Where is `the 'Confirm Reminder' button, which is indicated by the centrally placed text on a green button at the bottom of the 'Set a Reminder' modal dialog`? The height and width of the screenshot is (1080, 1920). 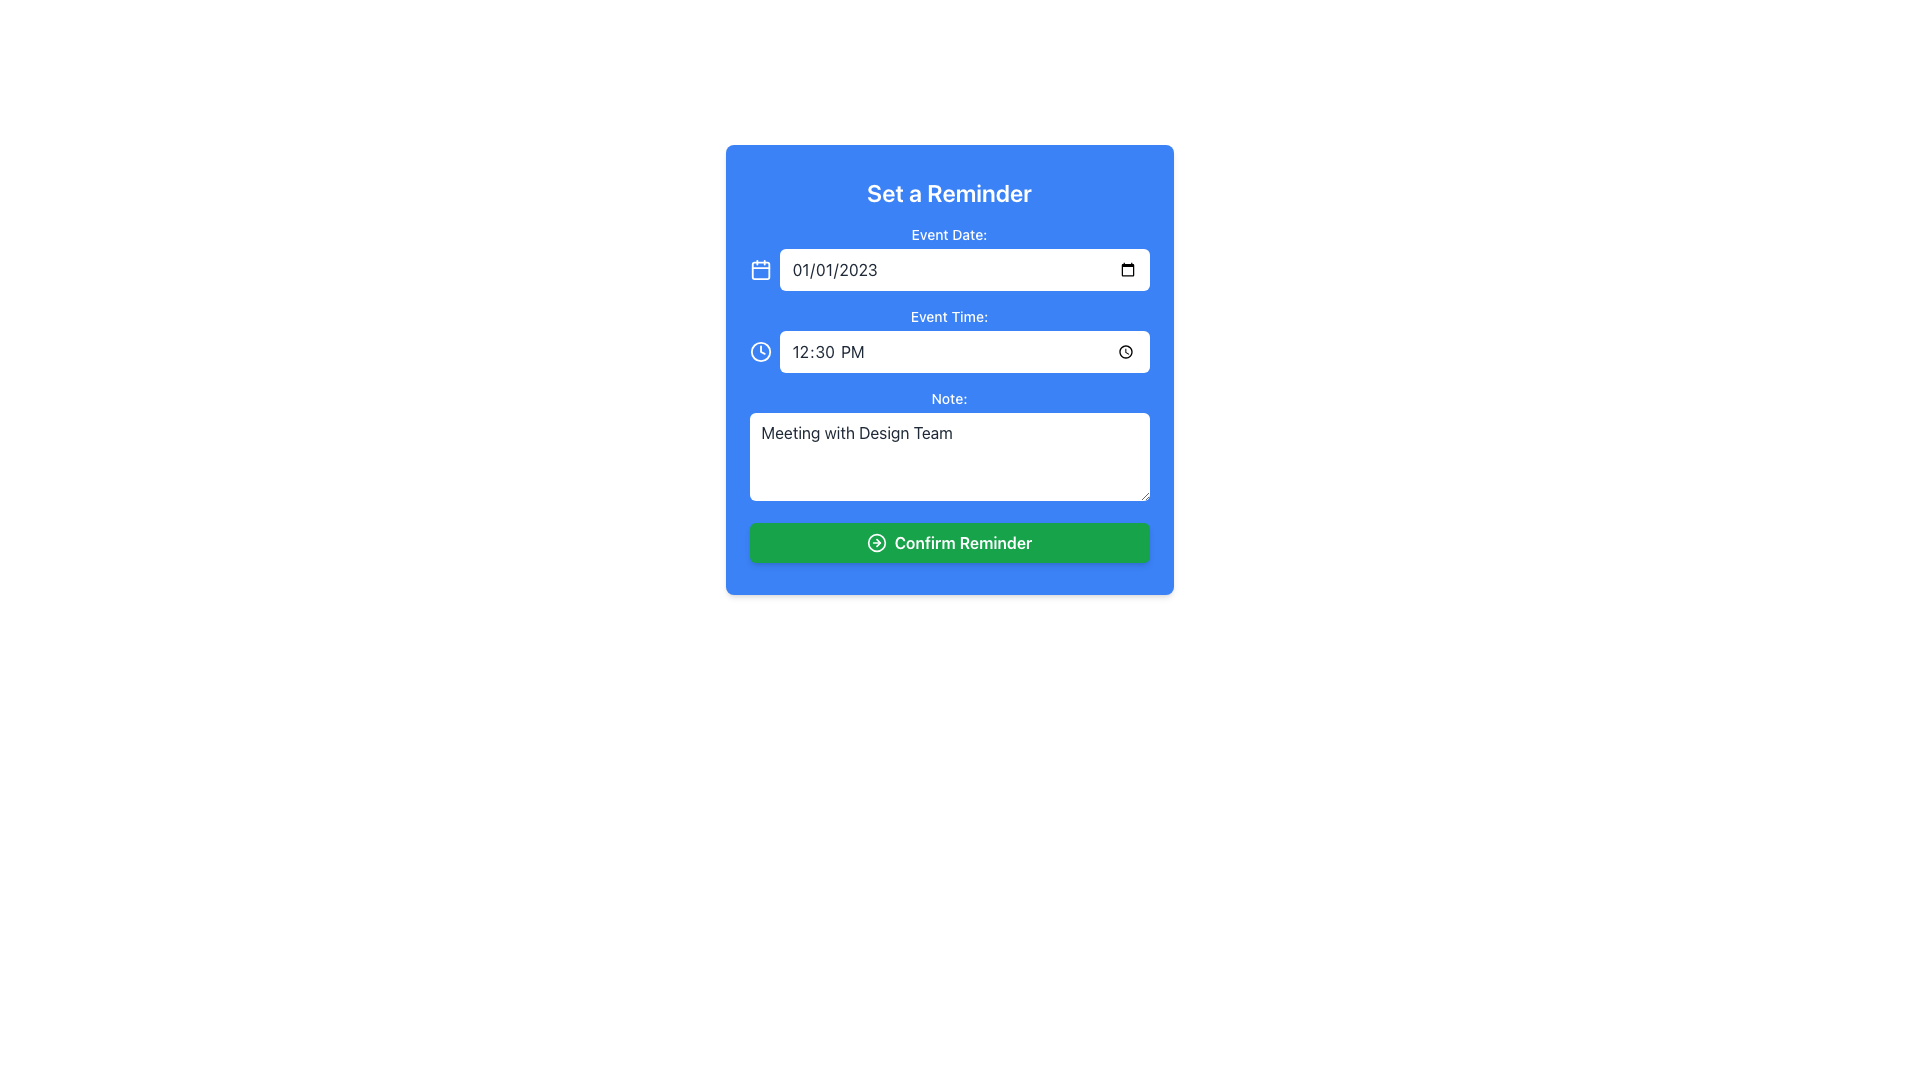
the 'Confirm Reminder' button, which is indicated by the centrally placed text on a green button at the bottom of the 'Set a Reminder' modal dialog is located at coordinates (963, 543).